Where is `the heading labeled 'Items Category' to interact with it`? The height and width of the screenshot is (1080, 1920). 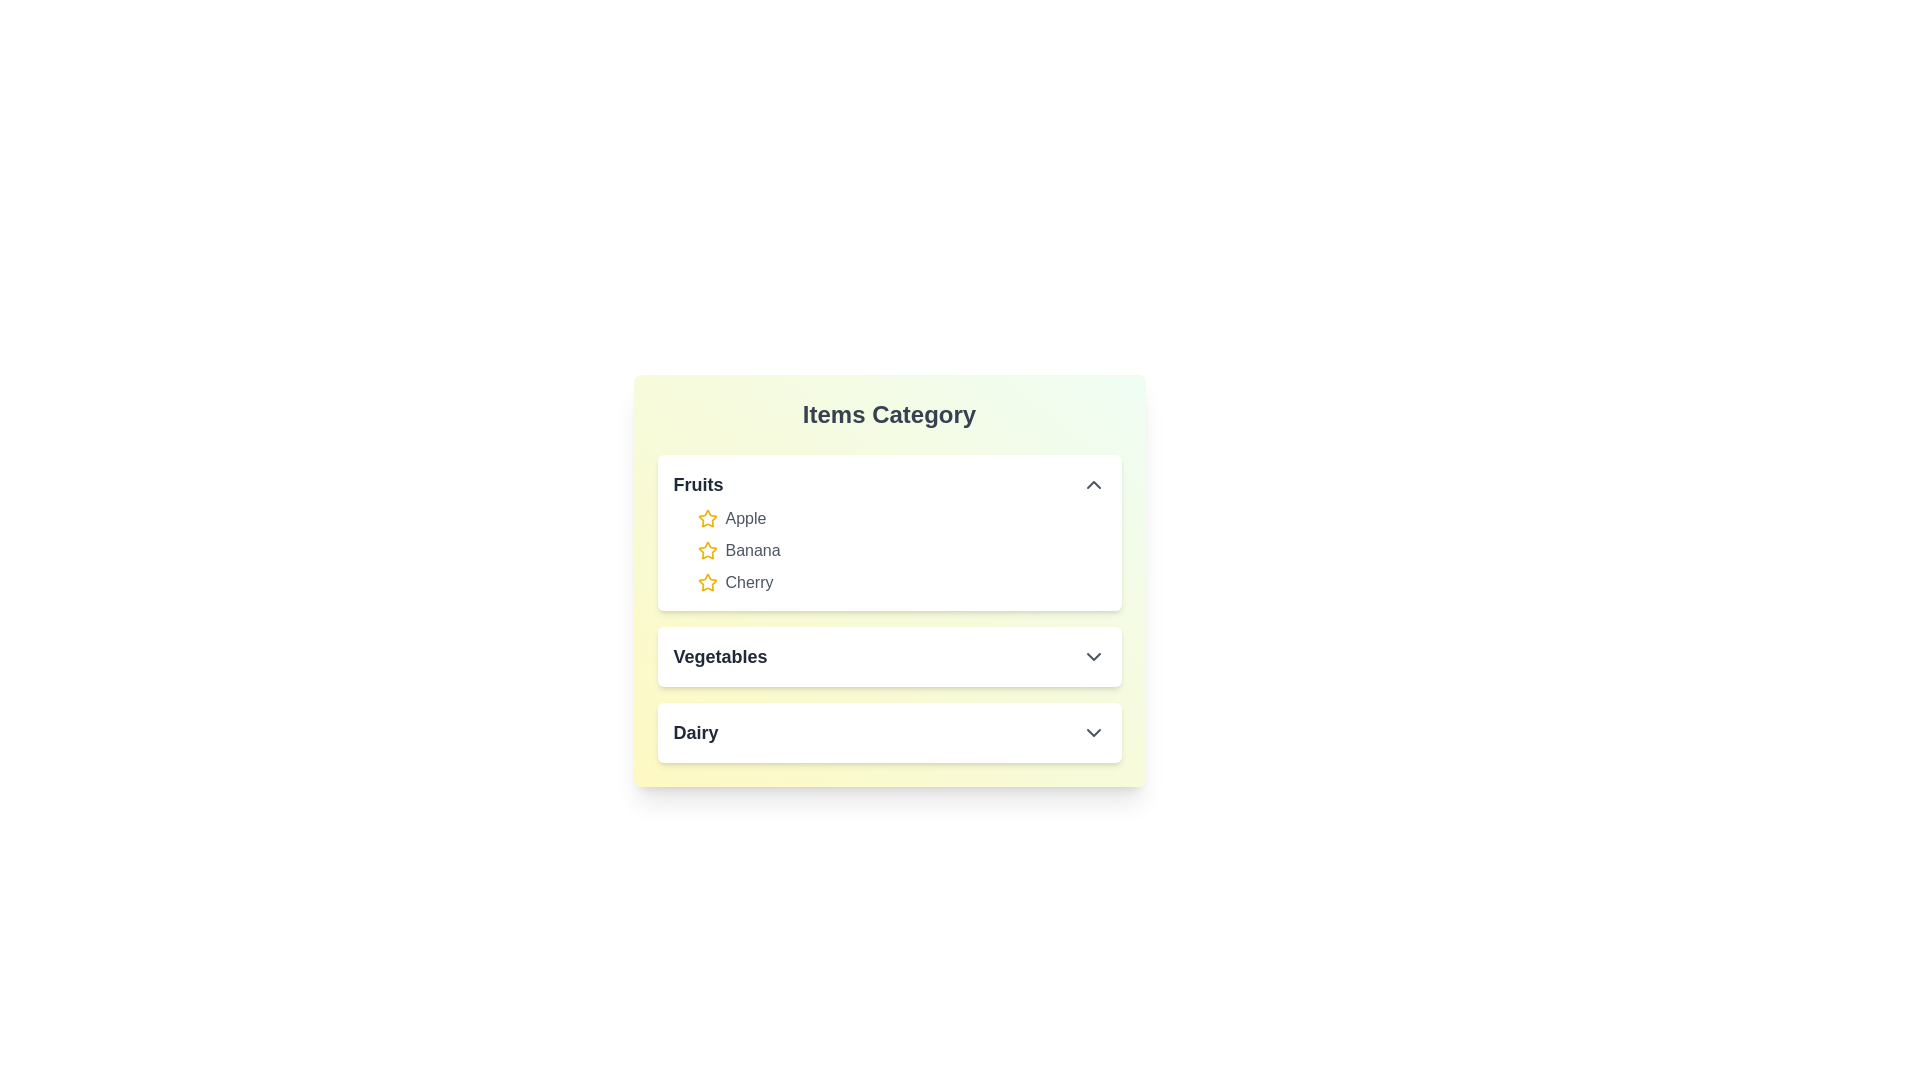
the heading labeled 'Items Category' to interact with it is located at coordinates (888, 414).